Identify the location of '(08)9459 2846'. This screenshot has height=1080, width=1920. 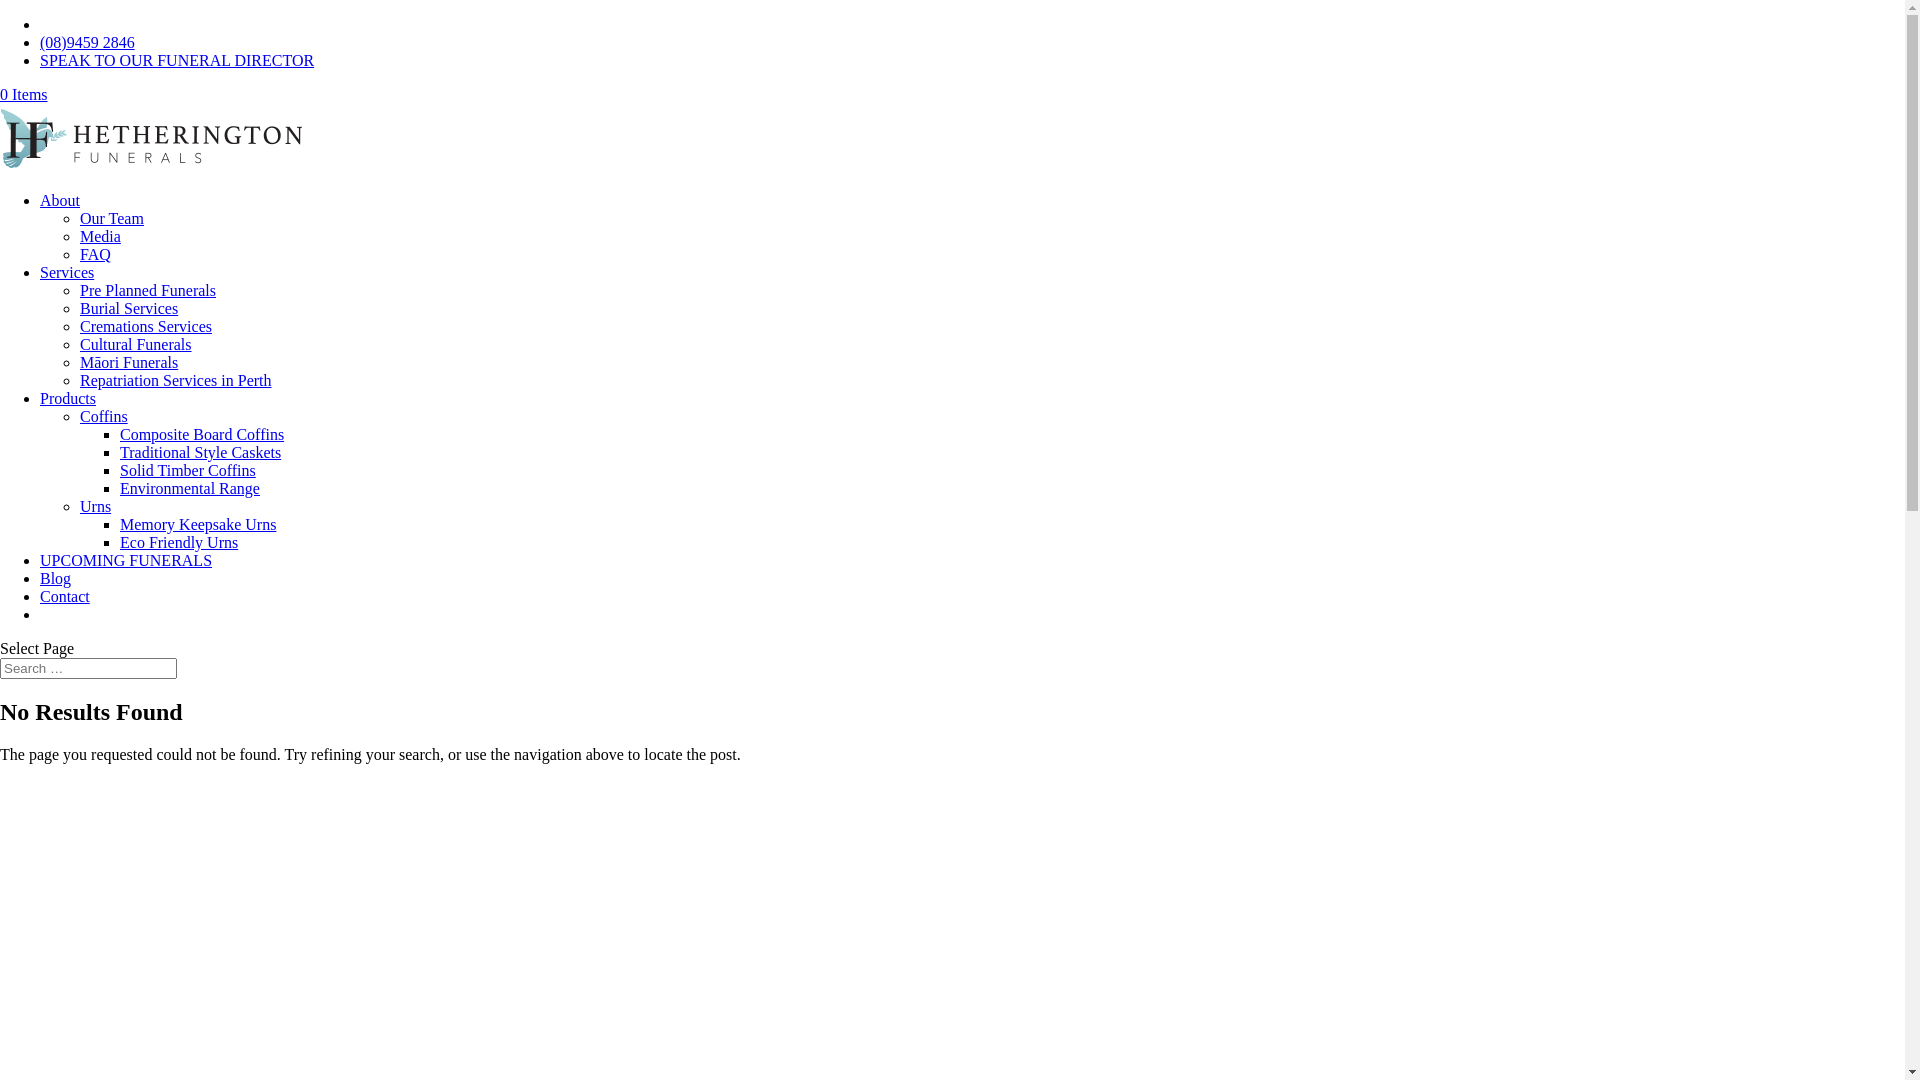
(86, 42).